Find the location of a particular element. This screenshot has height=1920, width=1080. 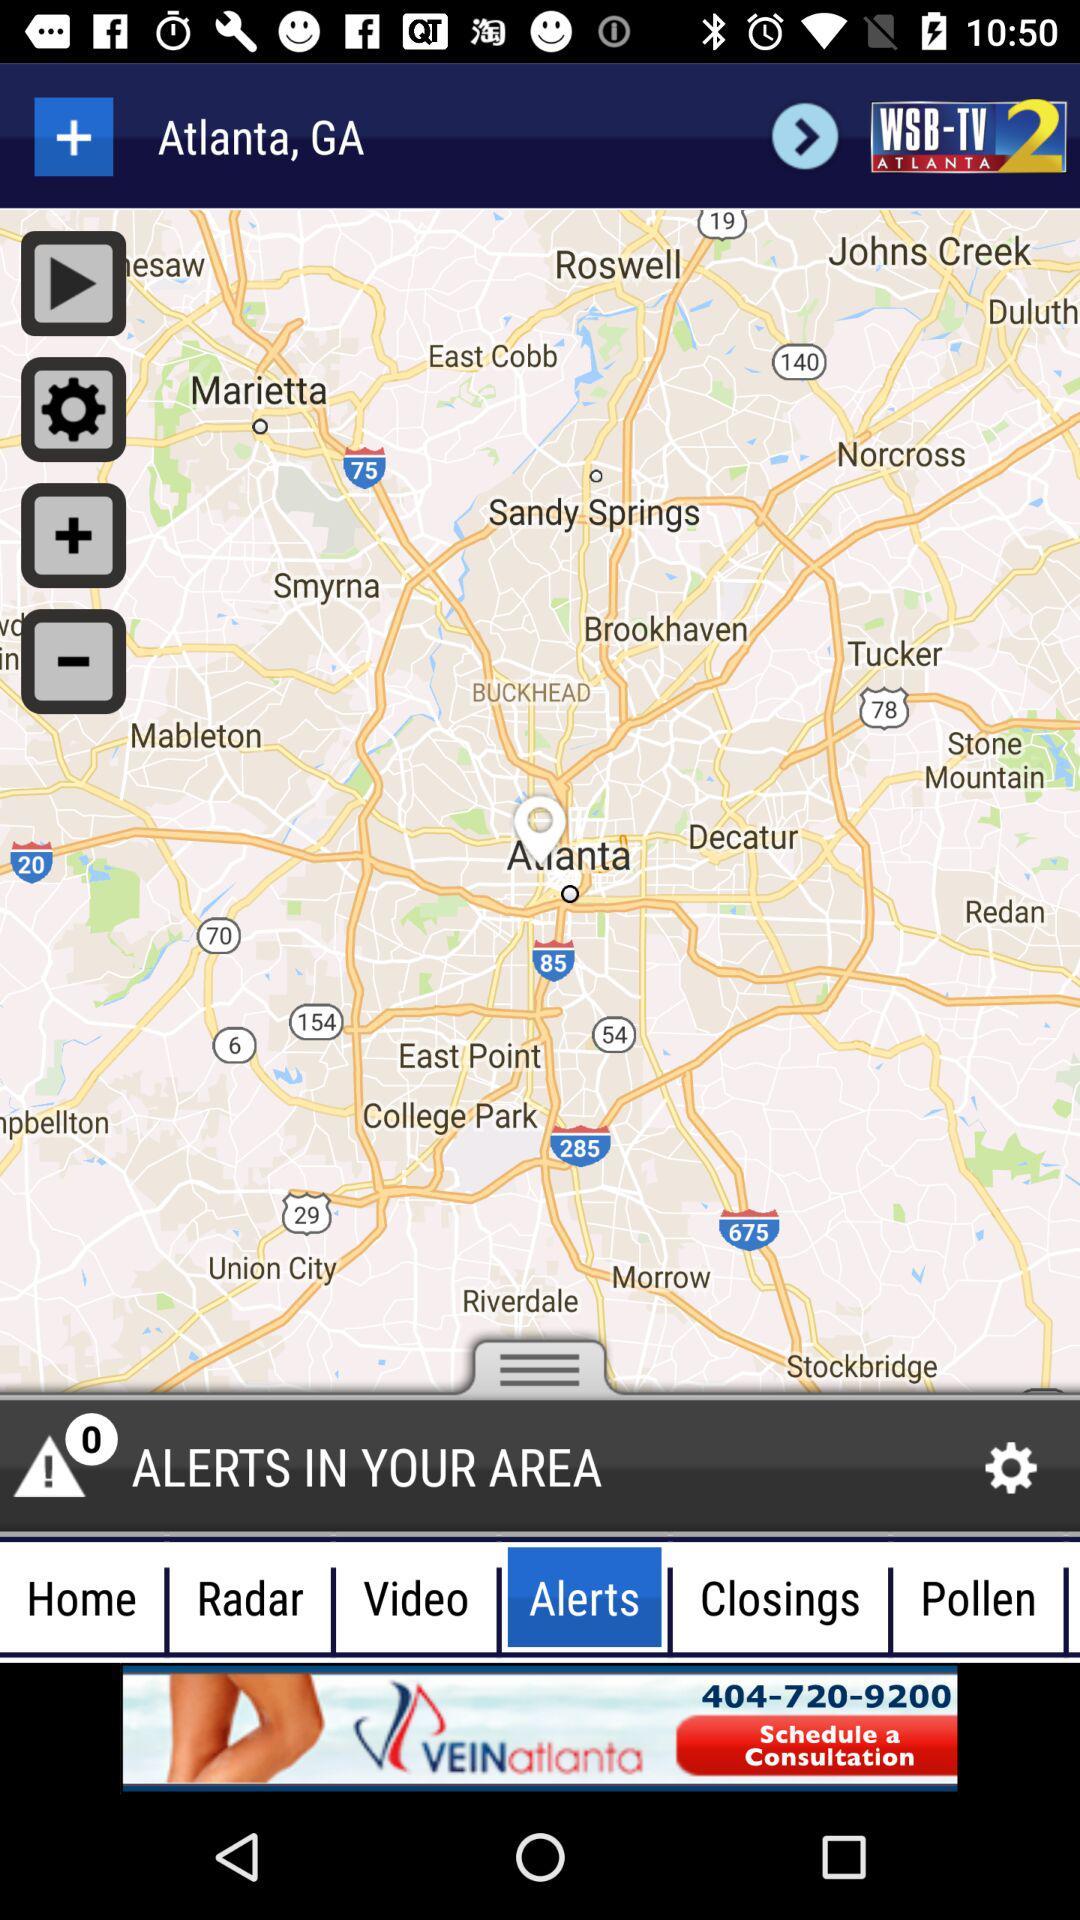

setting button at bottom is located at coordinates (1011, 1468).